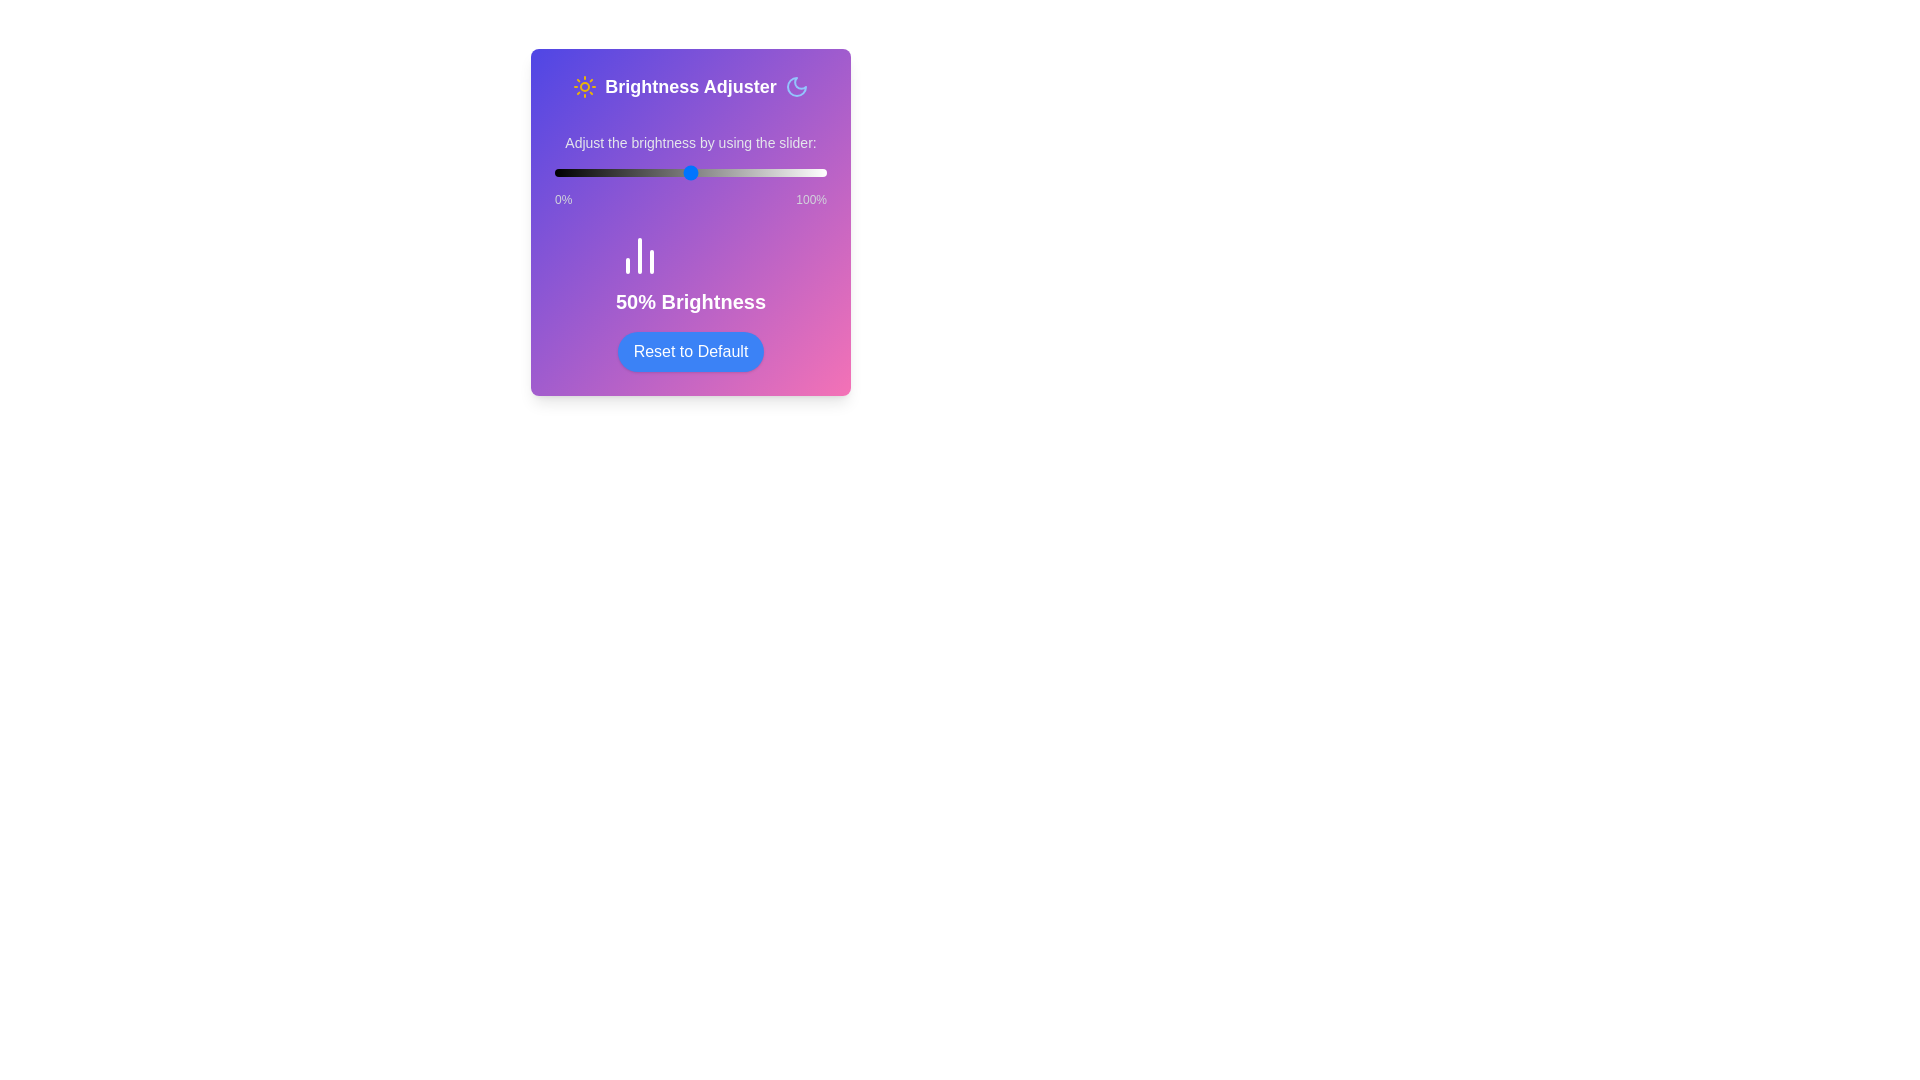  Describe the element at coordinates (771, 172) in the screenshot. I see `the brightness to 80% by moving the slider` at that location.